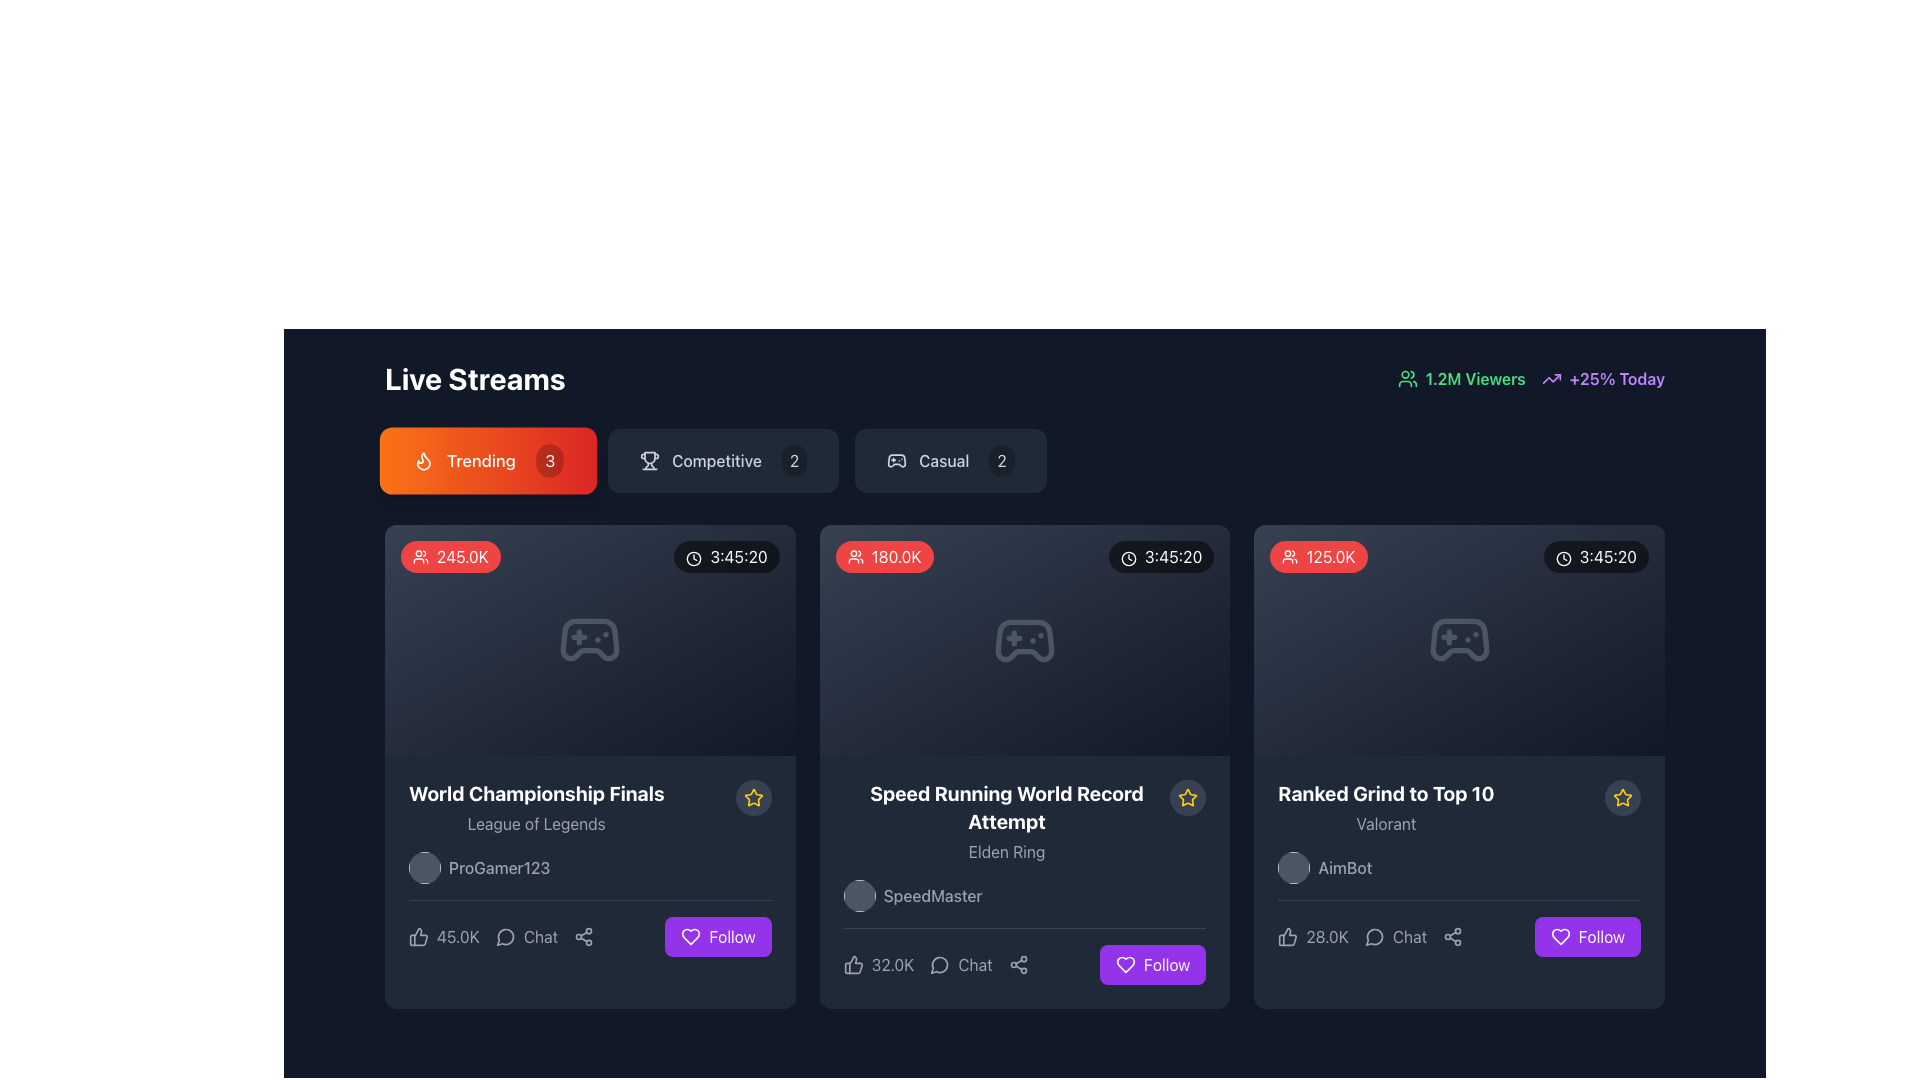 The image size is (1920, 1080). Describe the element at coordinates (461, 556) in the screenshot. I see `the Text label displaying the viewer count of '245.0K' located at the upper-left of the live stream card` at that location.